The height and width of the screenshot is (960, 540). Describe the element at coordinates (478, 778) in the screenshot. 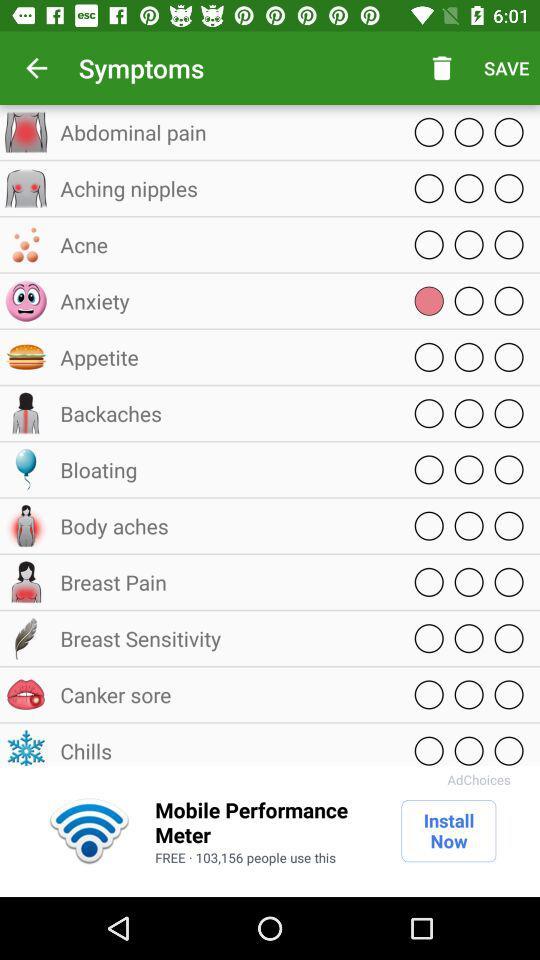

I see `the item next to chills icon` at that location.